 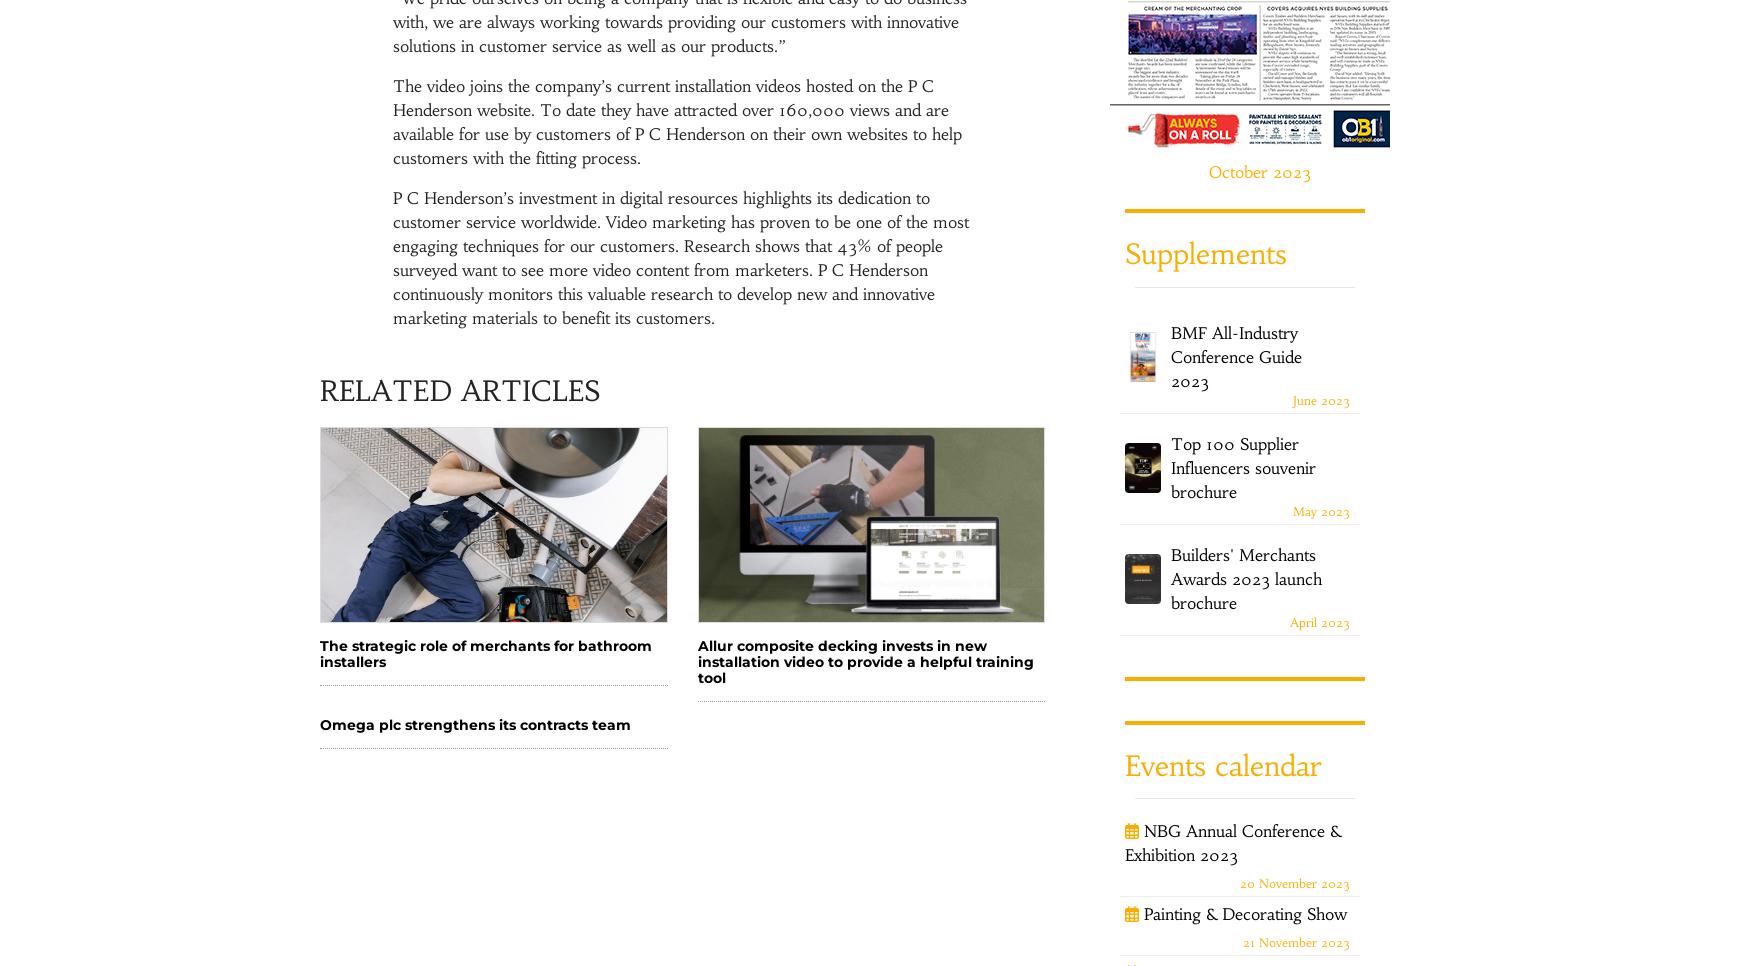 I want to click on 'Top 100 Supplier Influencers souvenir brochure', so click(x=1169, y=466).